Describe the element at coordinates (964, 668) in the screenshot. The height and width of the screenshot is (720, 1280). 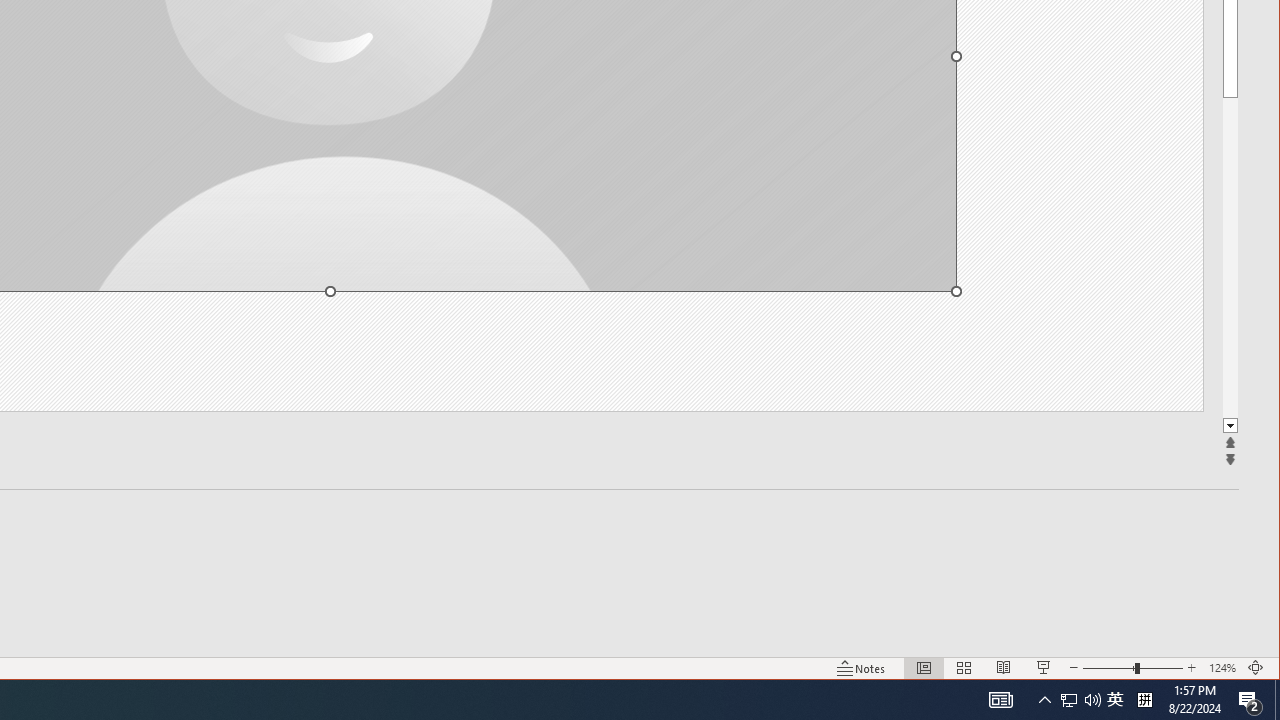
I see `'Slide Sorter'` at that location.